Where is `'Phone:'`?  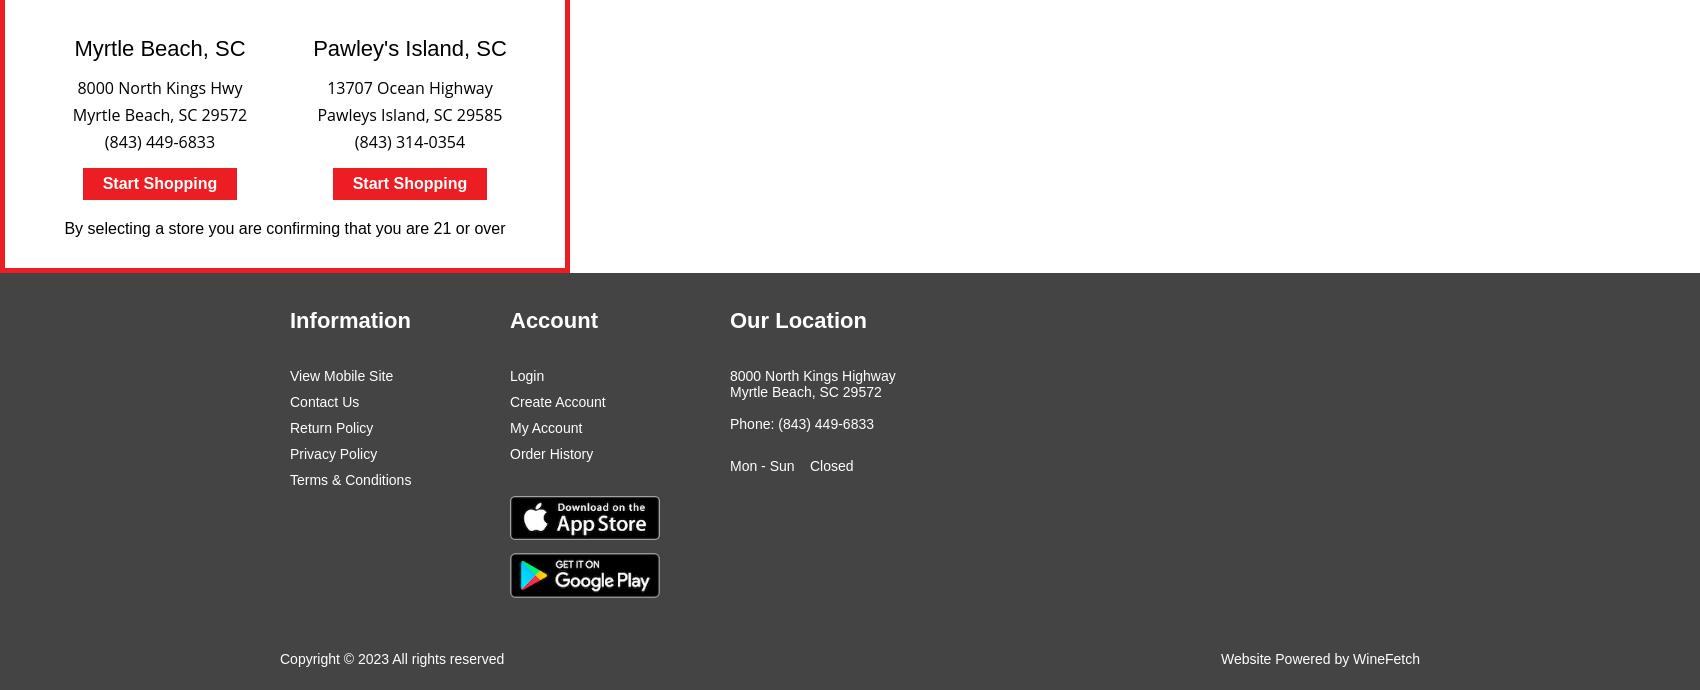
'Phone:' is located at coordinates (752, 422).